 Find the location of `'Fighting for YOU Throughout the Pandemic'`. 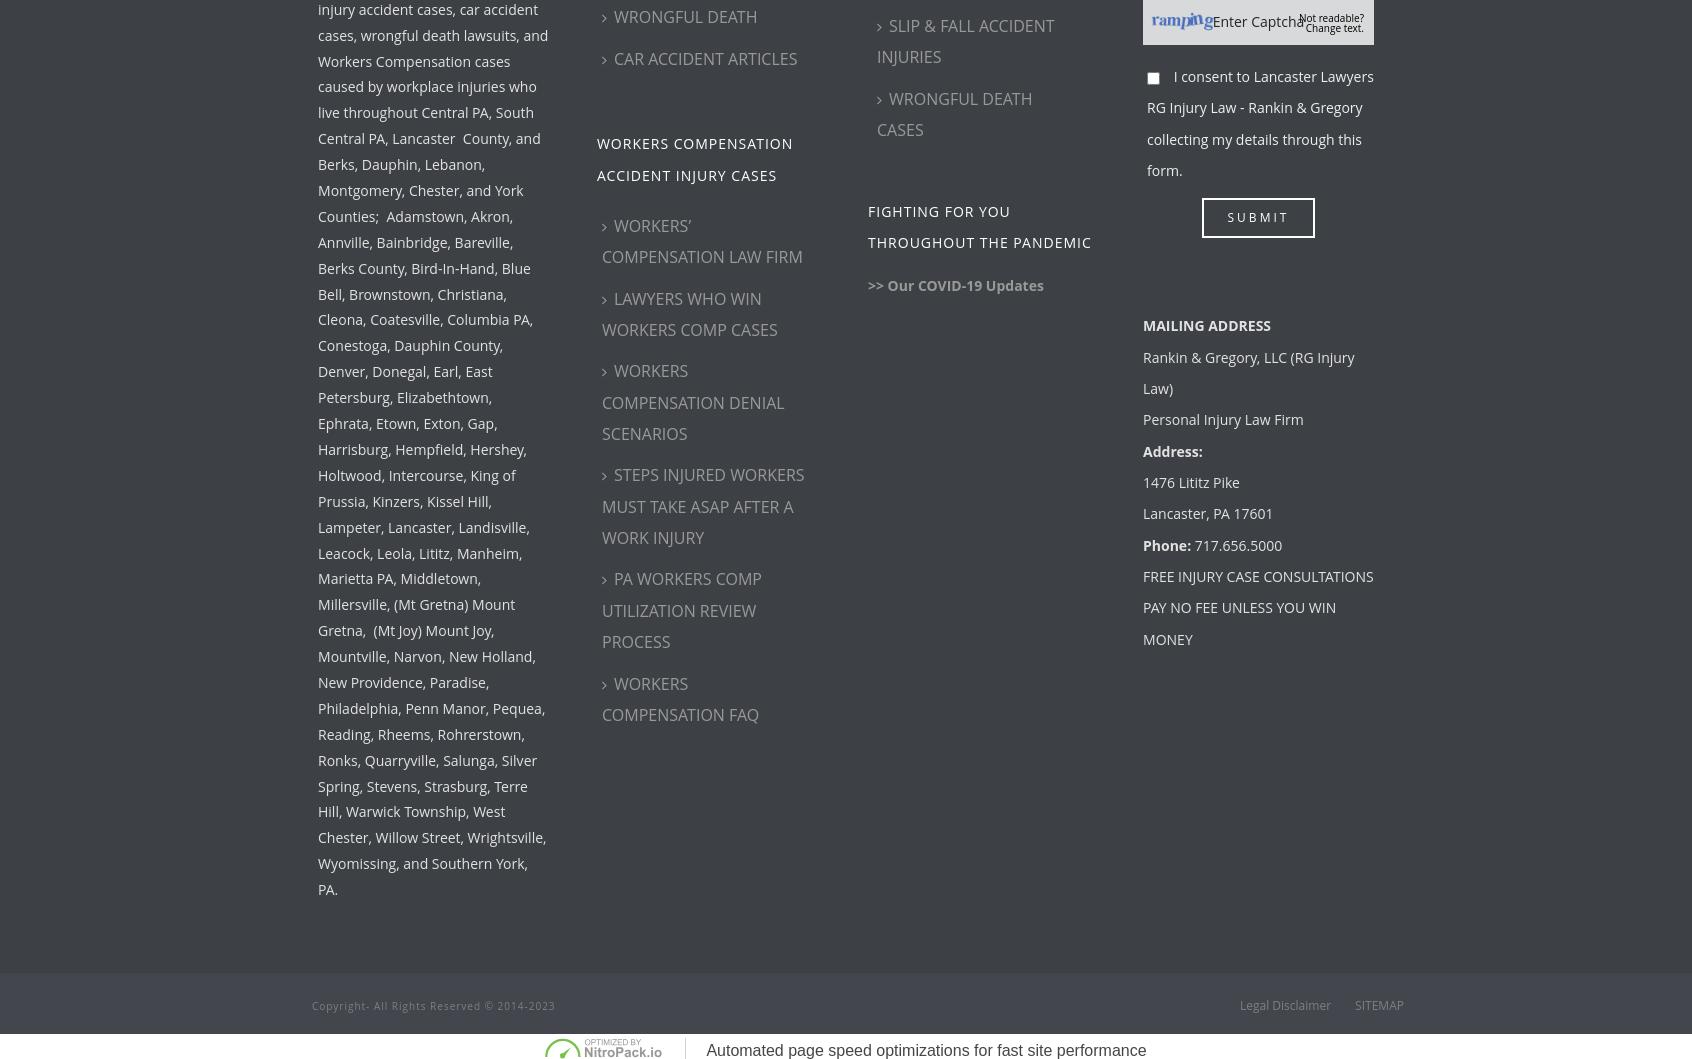

'Fighting for YOU Throughout the Pandemic' is located at coordinates (866, 225).